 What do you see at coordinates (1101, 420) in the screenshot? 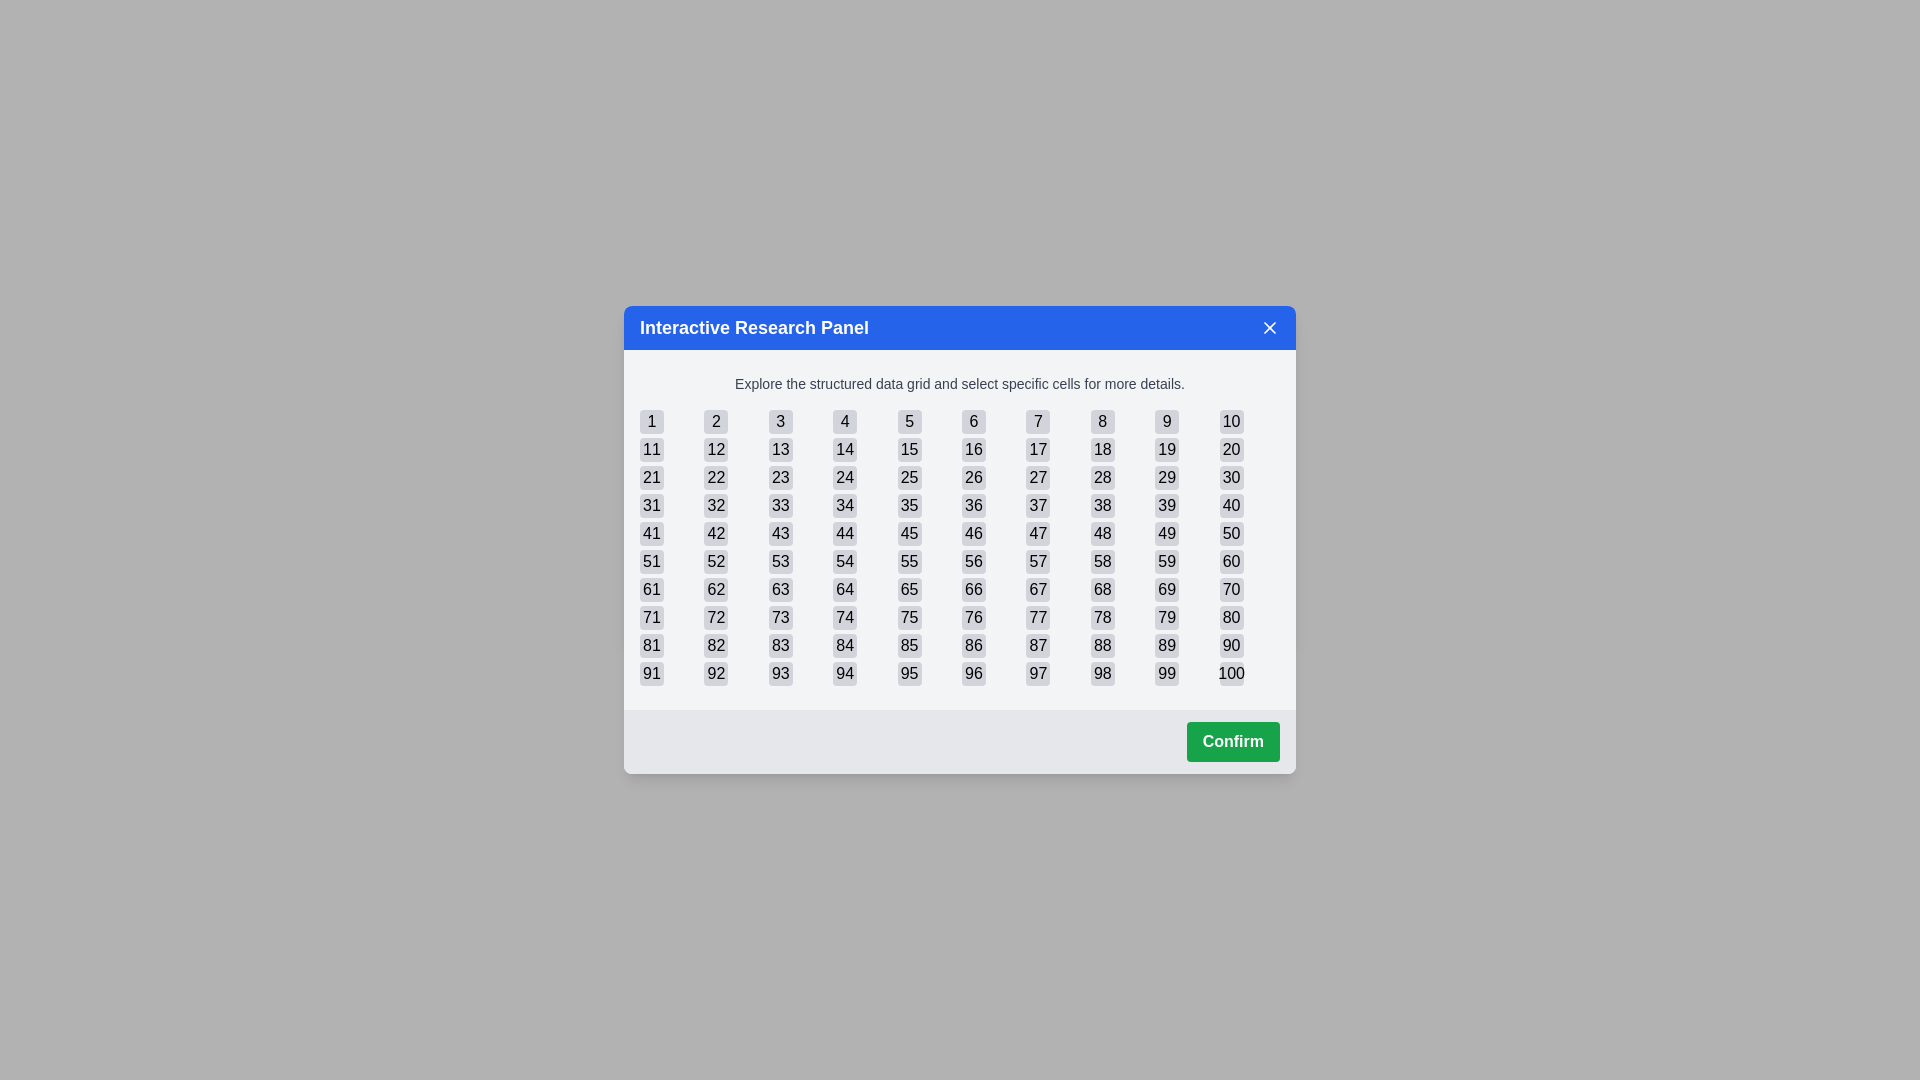
I see `the cell with the number 8 in the grid` at bounding box center [1101, 420].